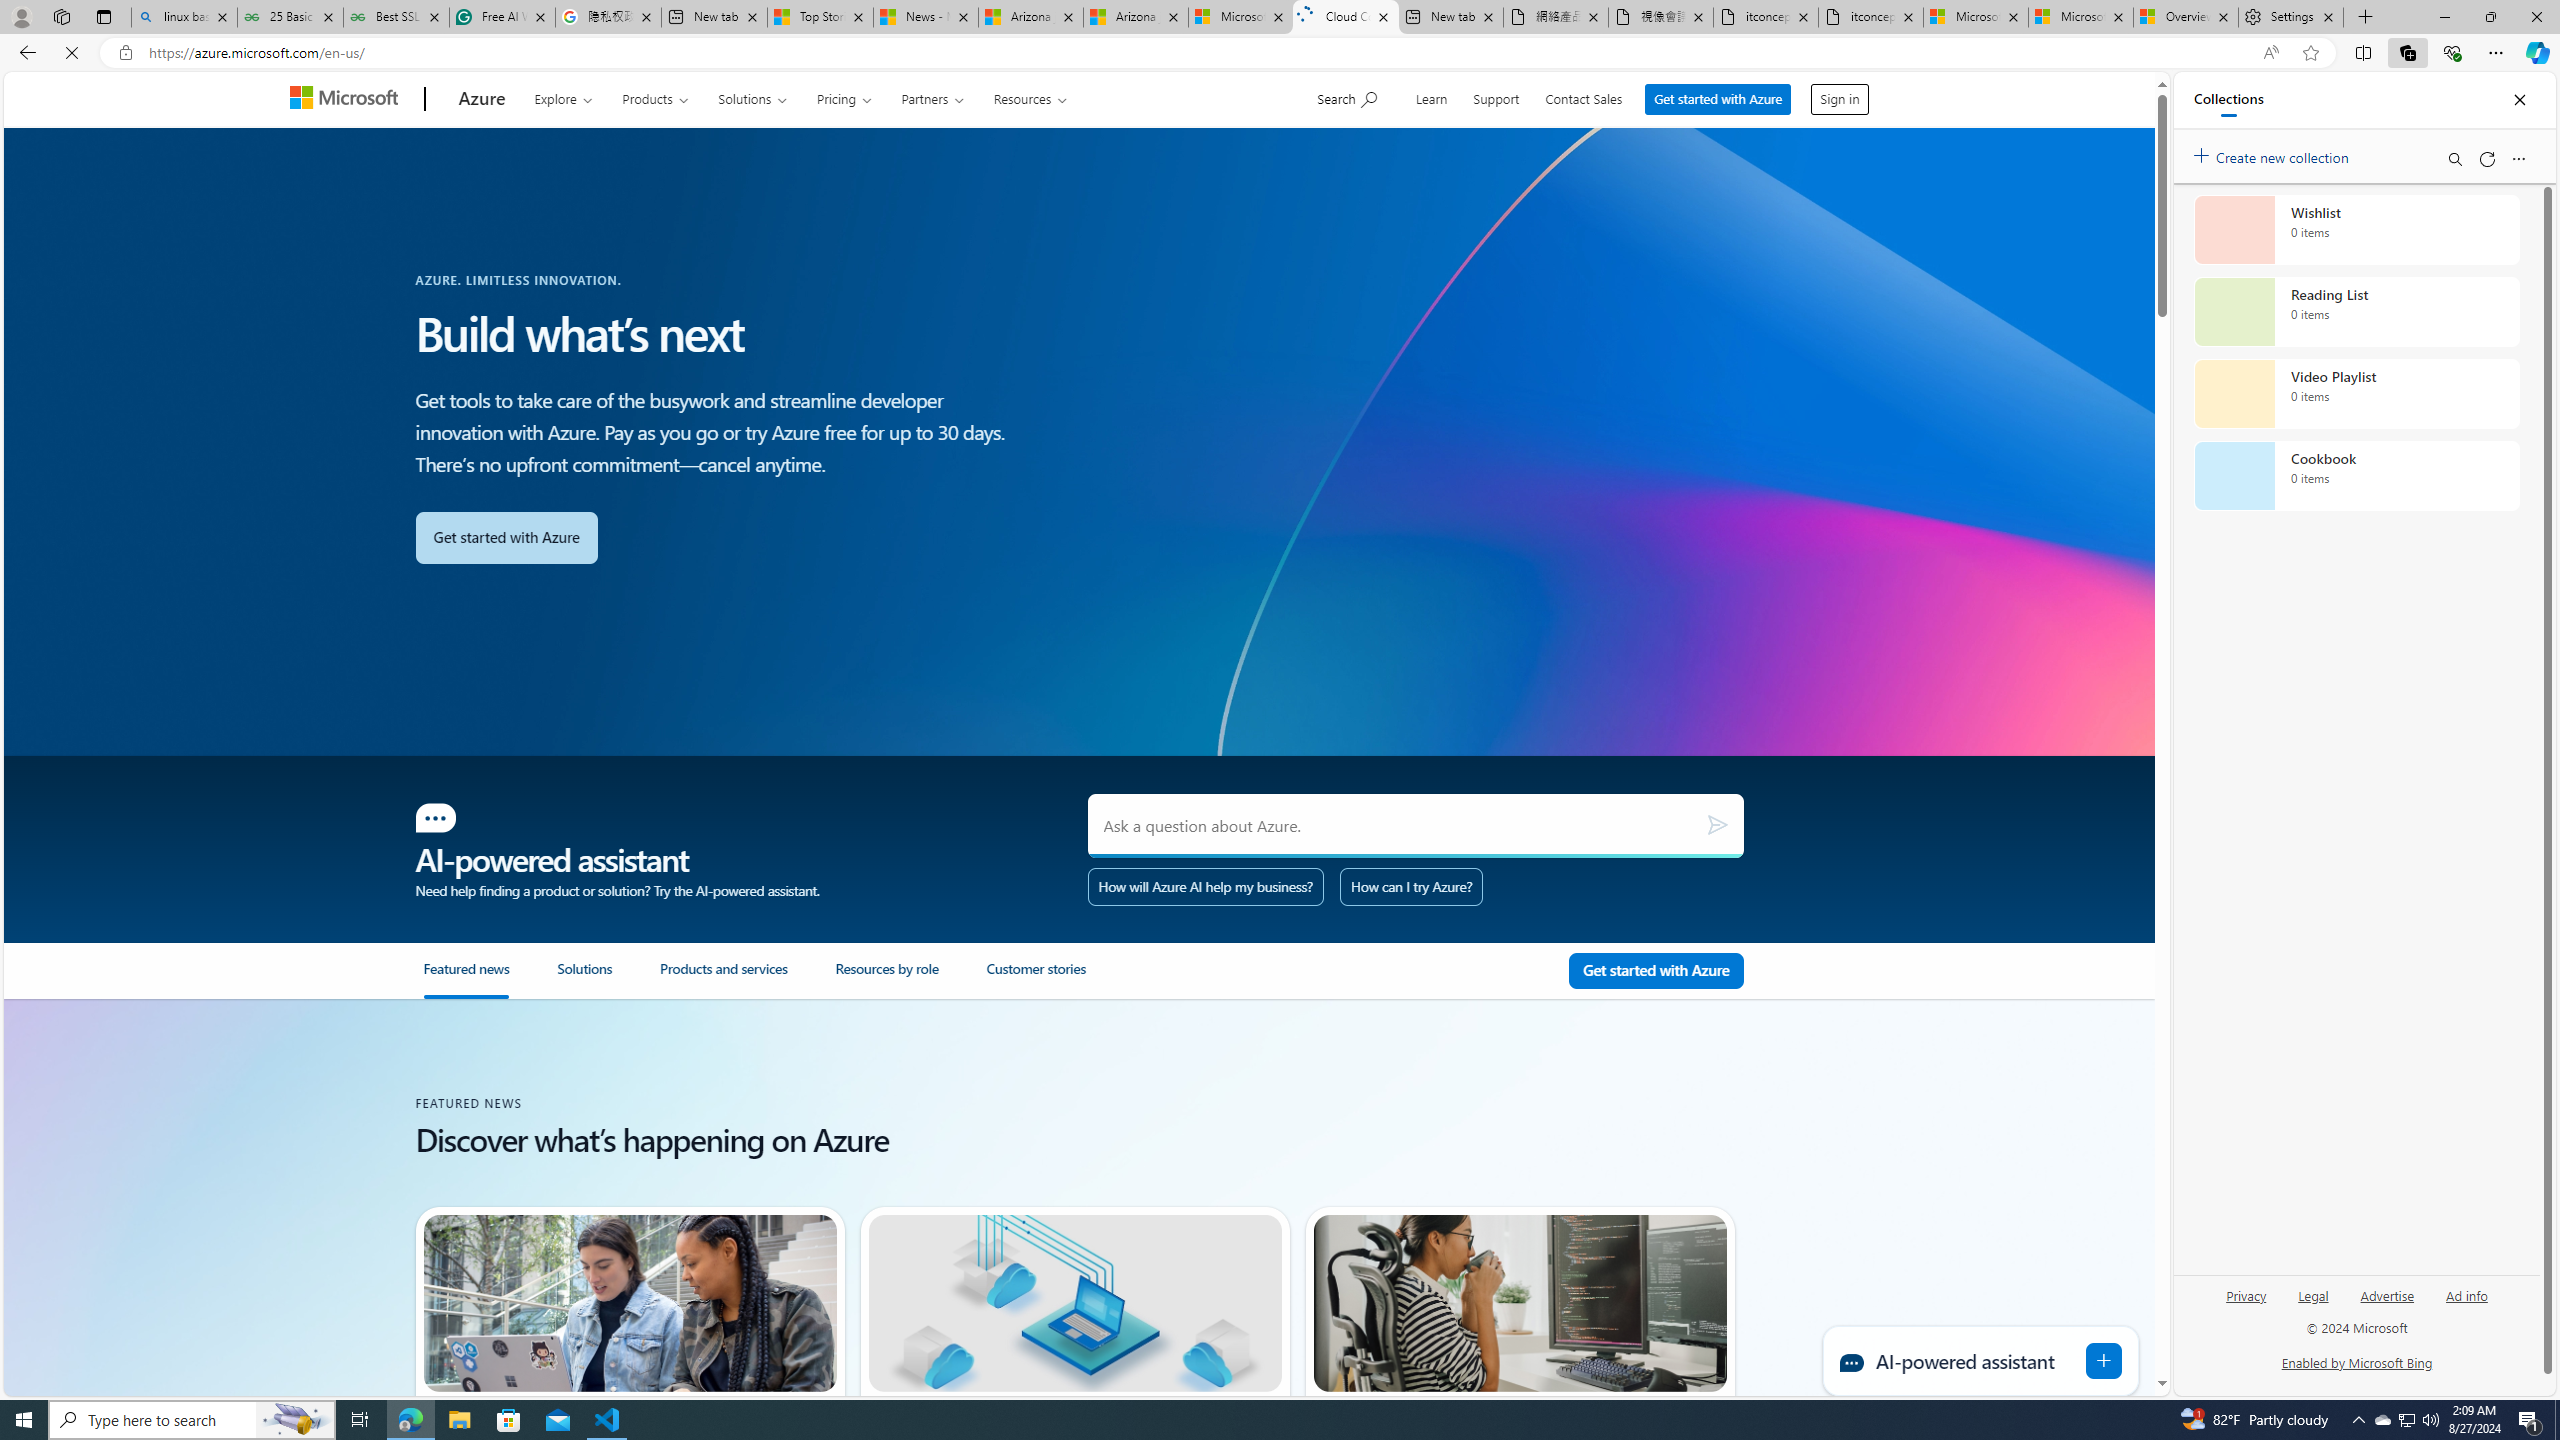 This screenshot has height=1440, width=2560. What do you see at coordinates (2274, 153) in the screenshot?
I see `'Create new collection'` at bounding box center [2274, 153].